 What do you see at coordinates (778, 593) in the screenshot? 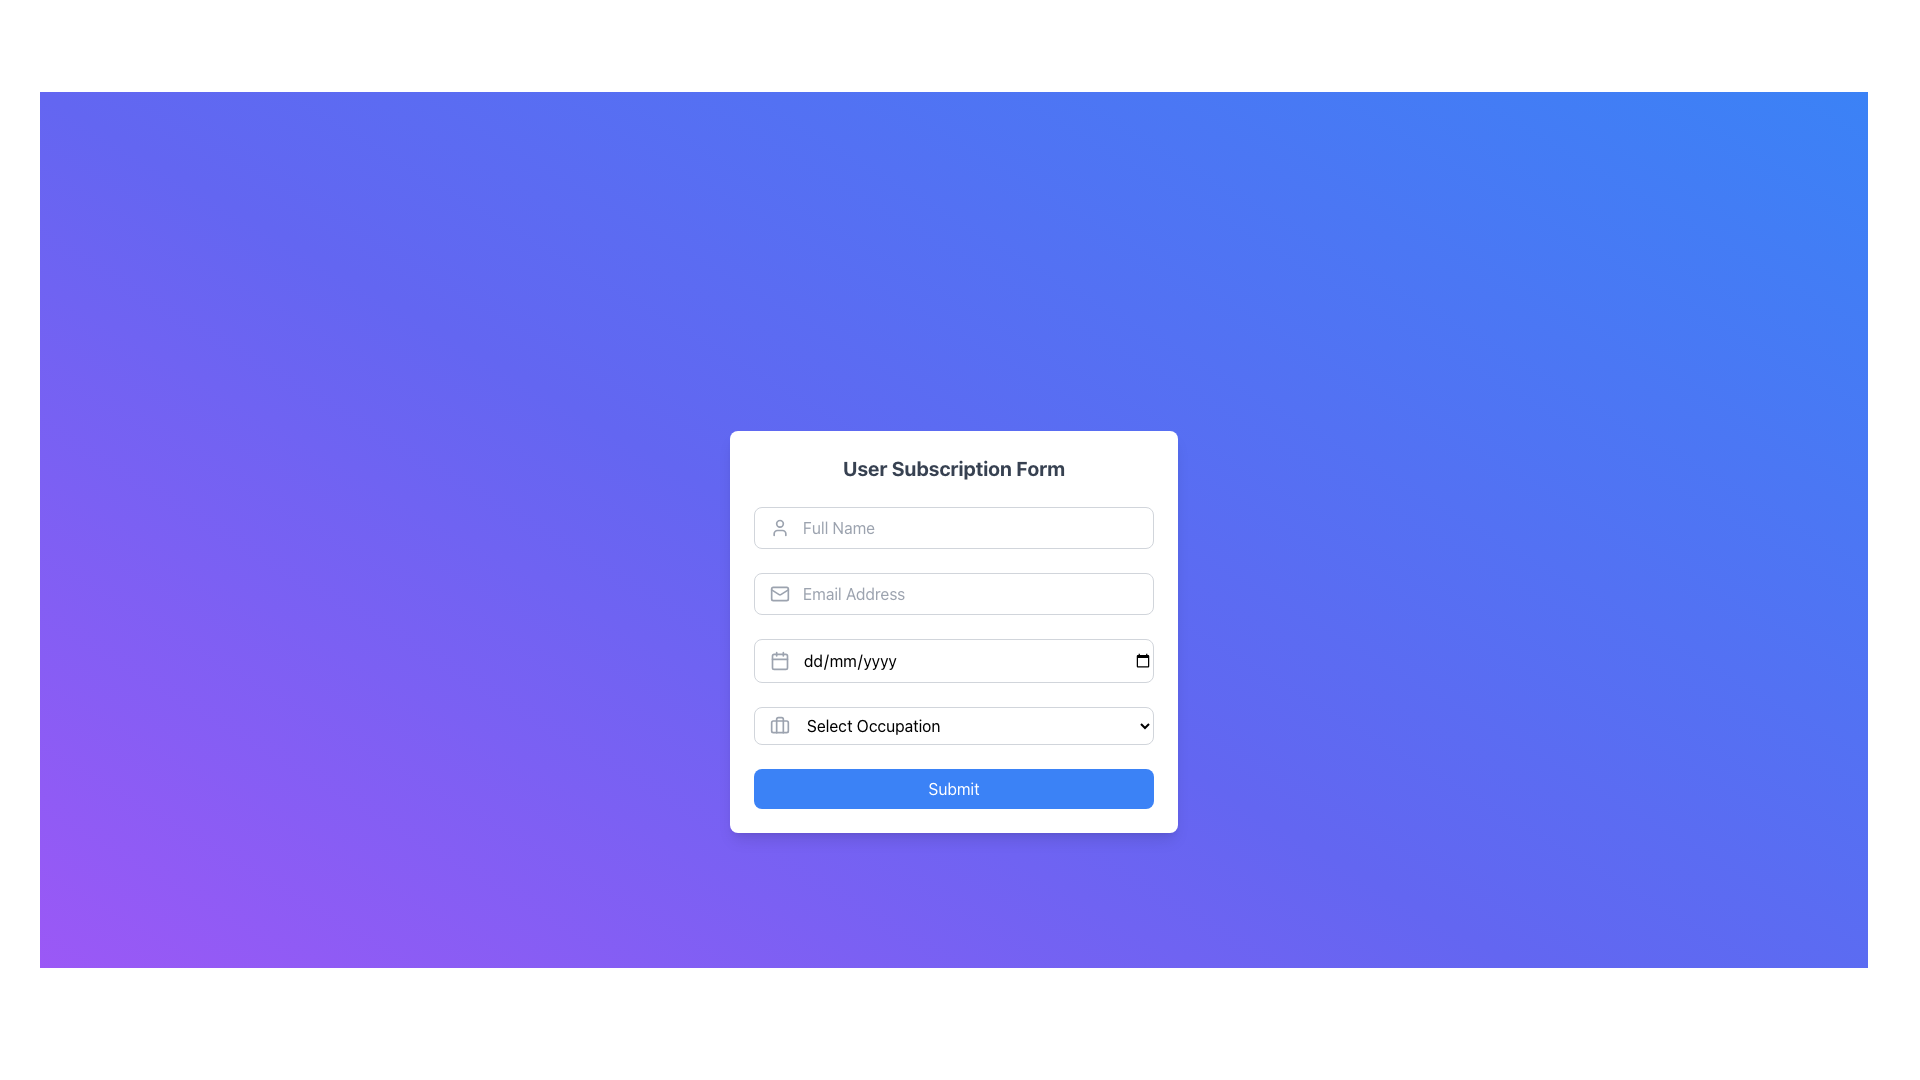
I see `the small gray envelope icon that symbolizes email, located to the left of the 'Email Address' input field in the subscription form` at bounding box center [778, 593].